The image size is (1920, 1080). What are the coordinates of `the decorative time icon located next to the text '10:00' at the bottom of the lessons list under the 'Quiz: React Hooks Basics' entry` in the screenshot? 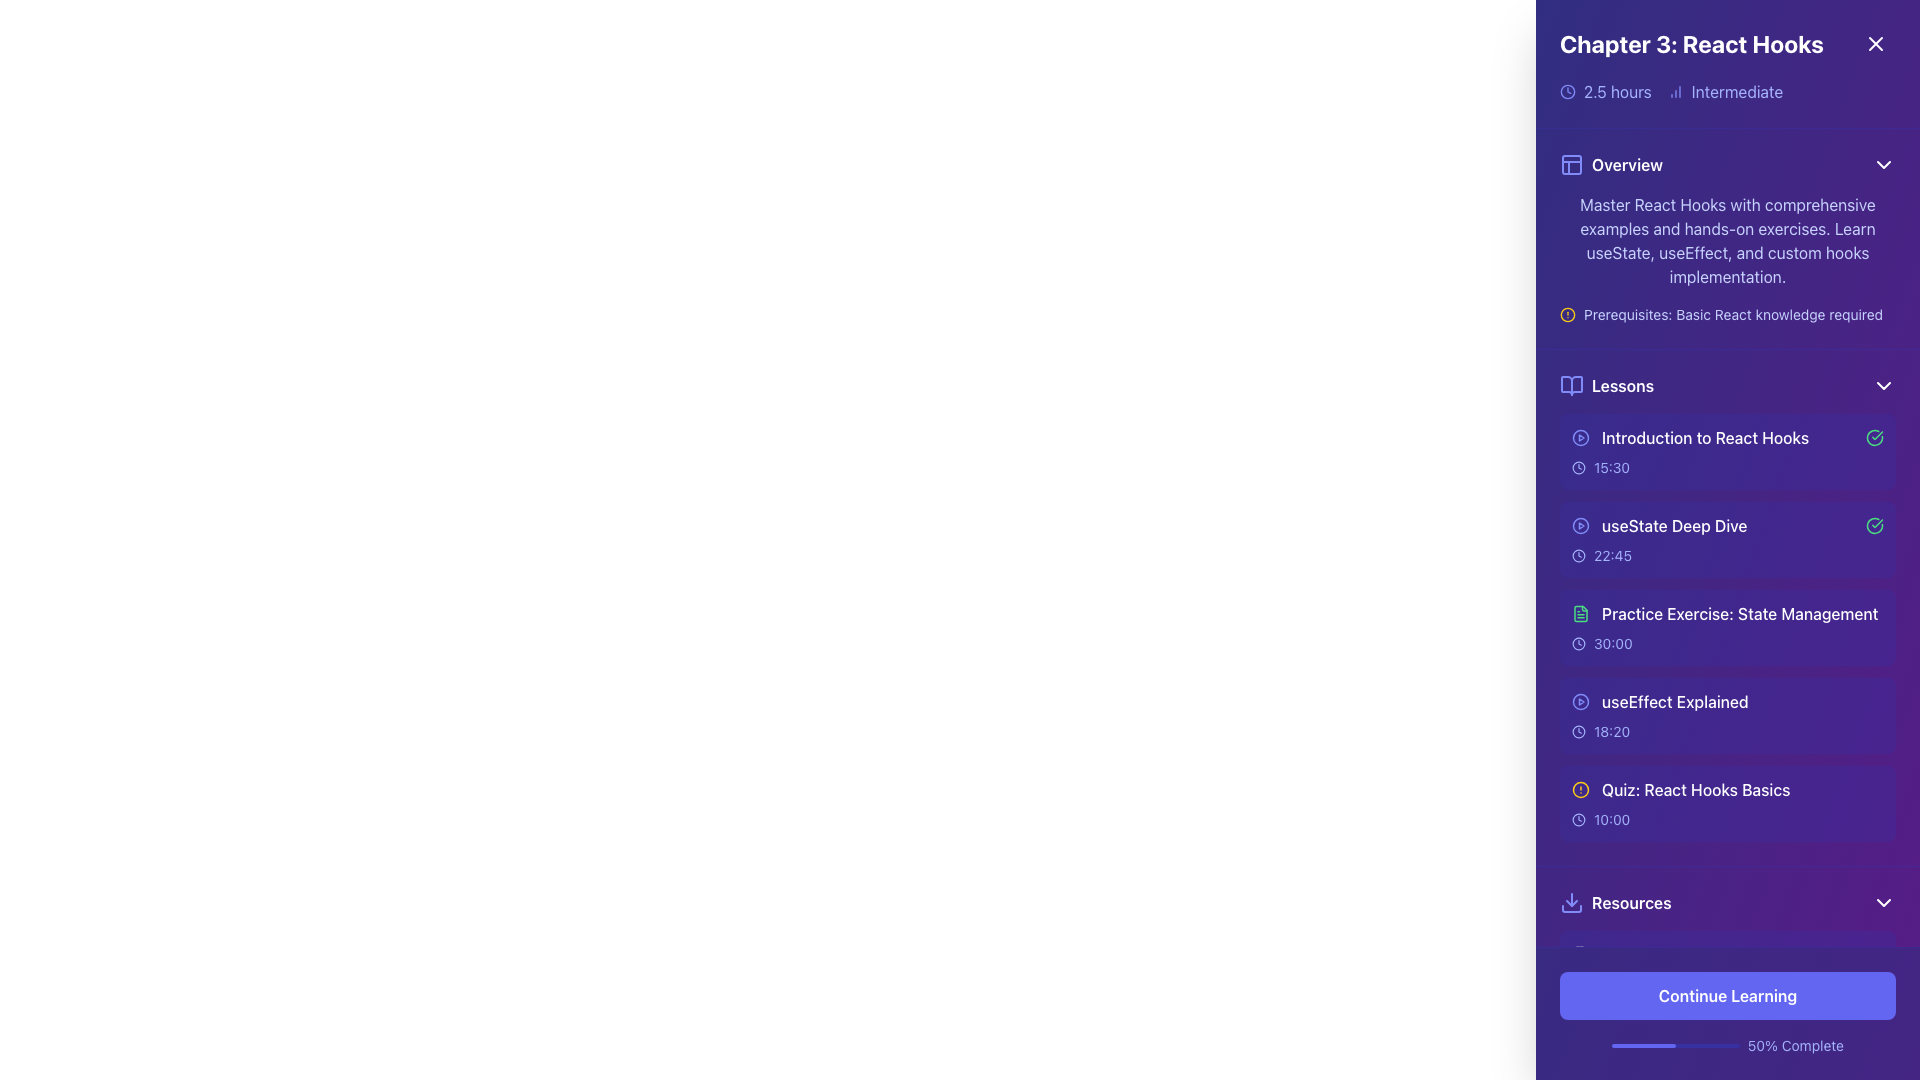 It's located at (1578, 820).